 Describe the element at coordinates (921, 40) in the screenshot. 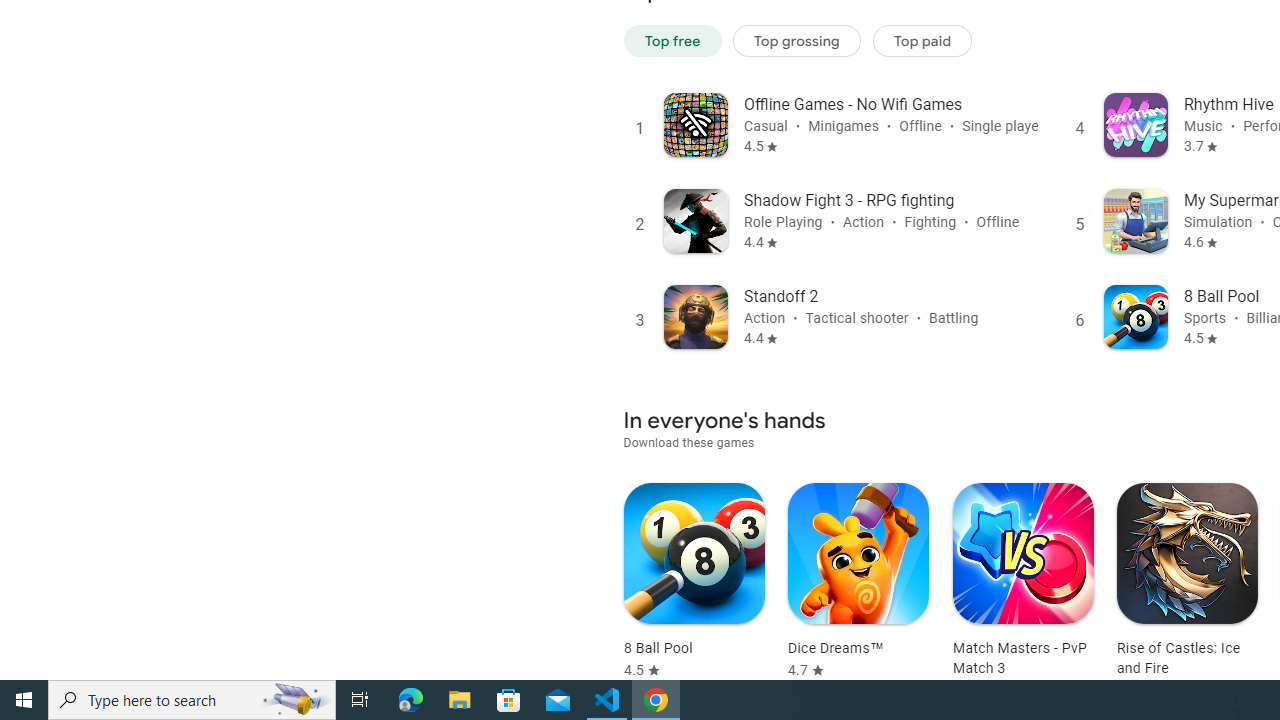

I see `'Top paid'` at that location.